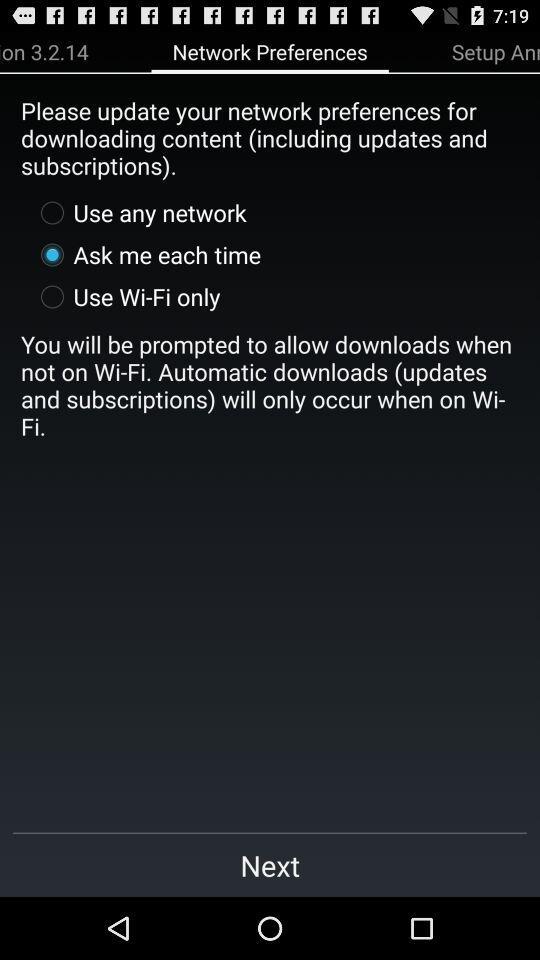  I want to click on the item next to the network preferences item, so click(44, 50).